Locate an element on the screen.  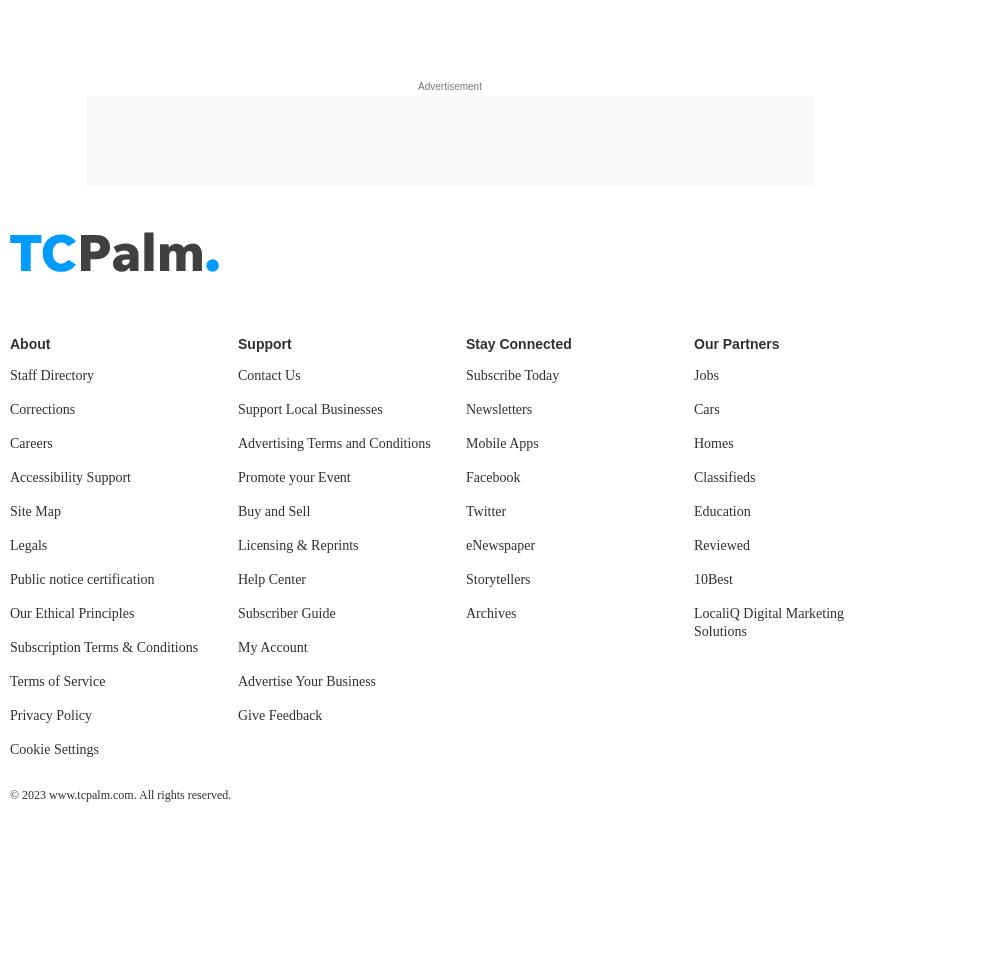
'Help Center' is located at coordinates (272, 19).